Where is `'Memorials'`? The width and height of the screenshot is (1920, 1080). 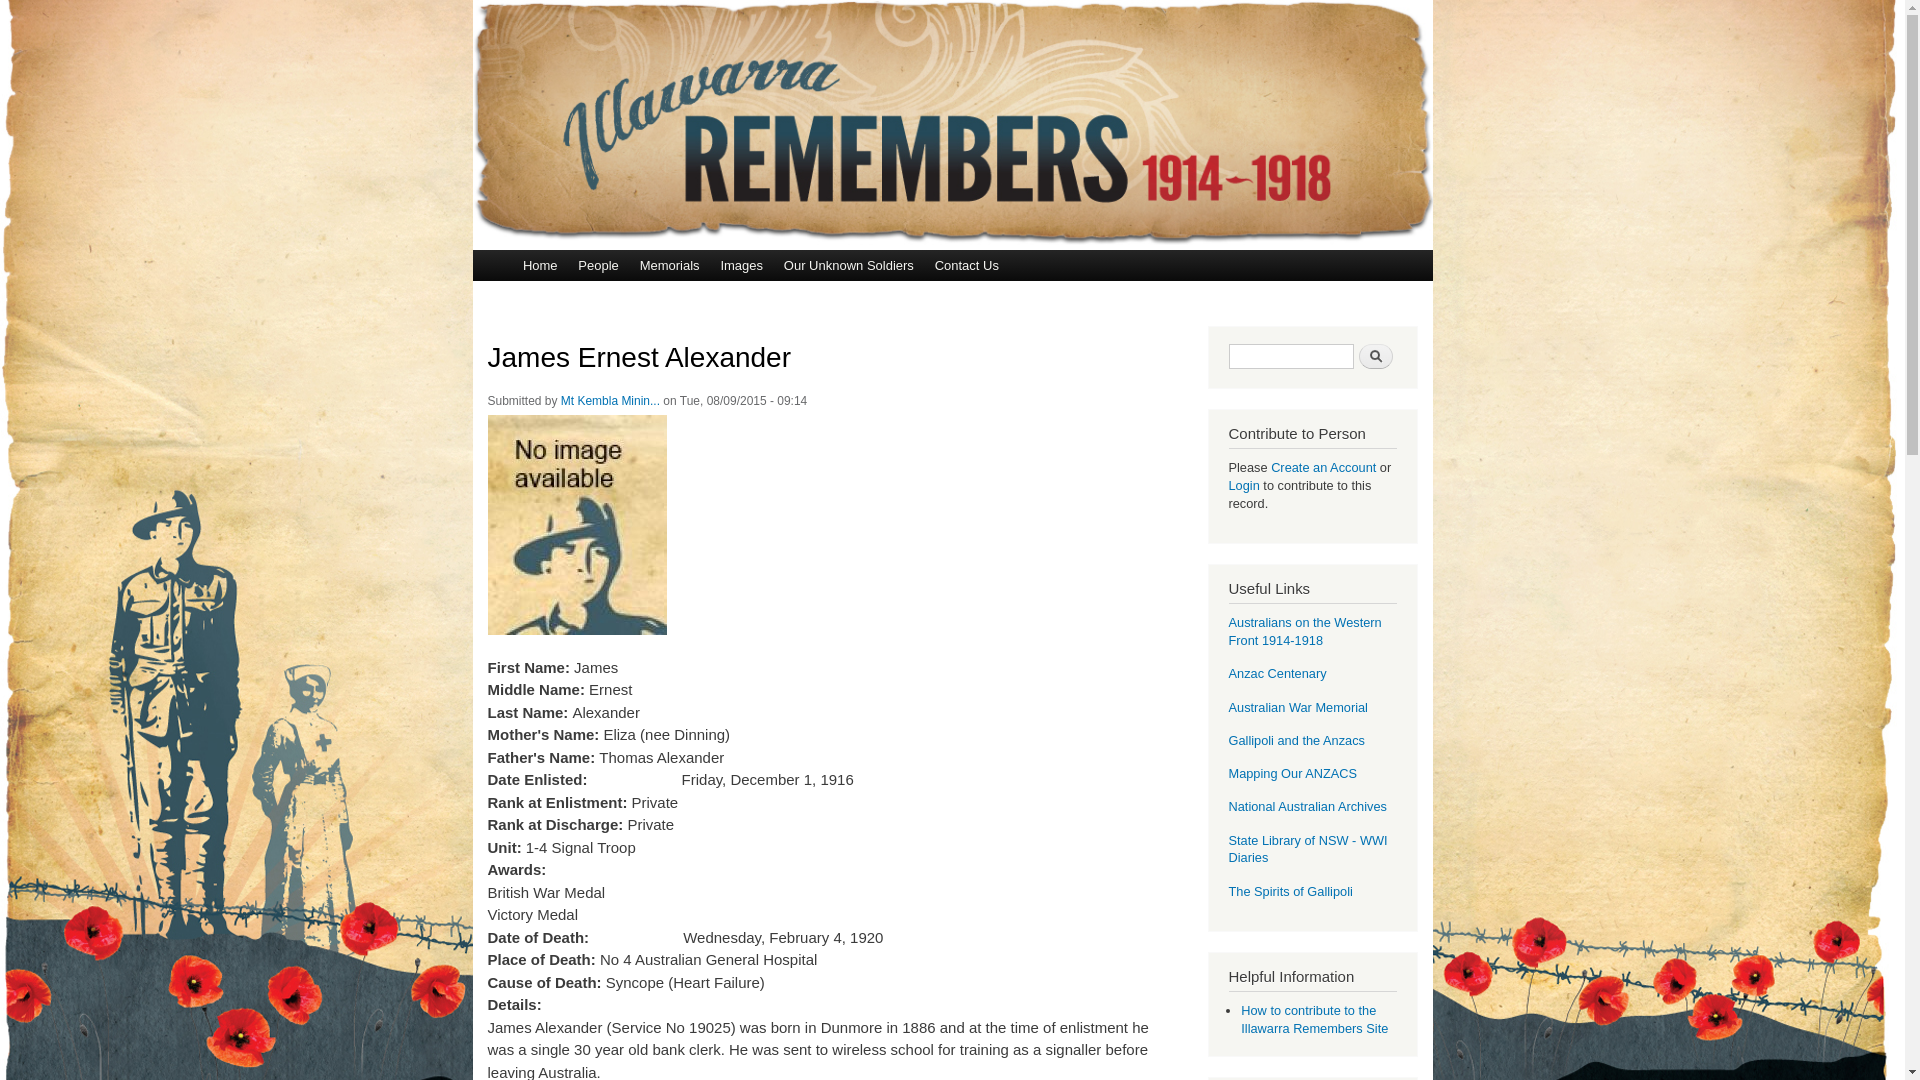 'Memorials' is located at coordinates (669, 264).